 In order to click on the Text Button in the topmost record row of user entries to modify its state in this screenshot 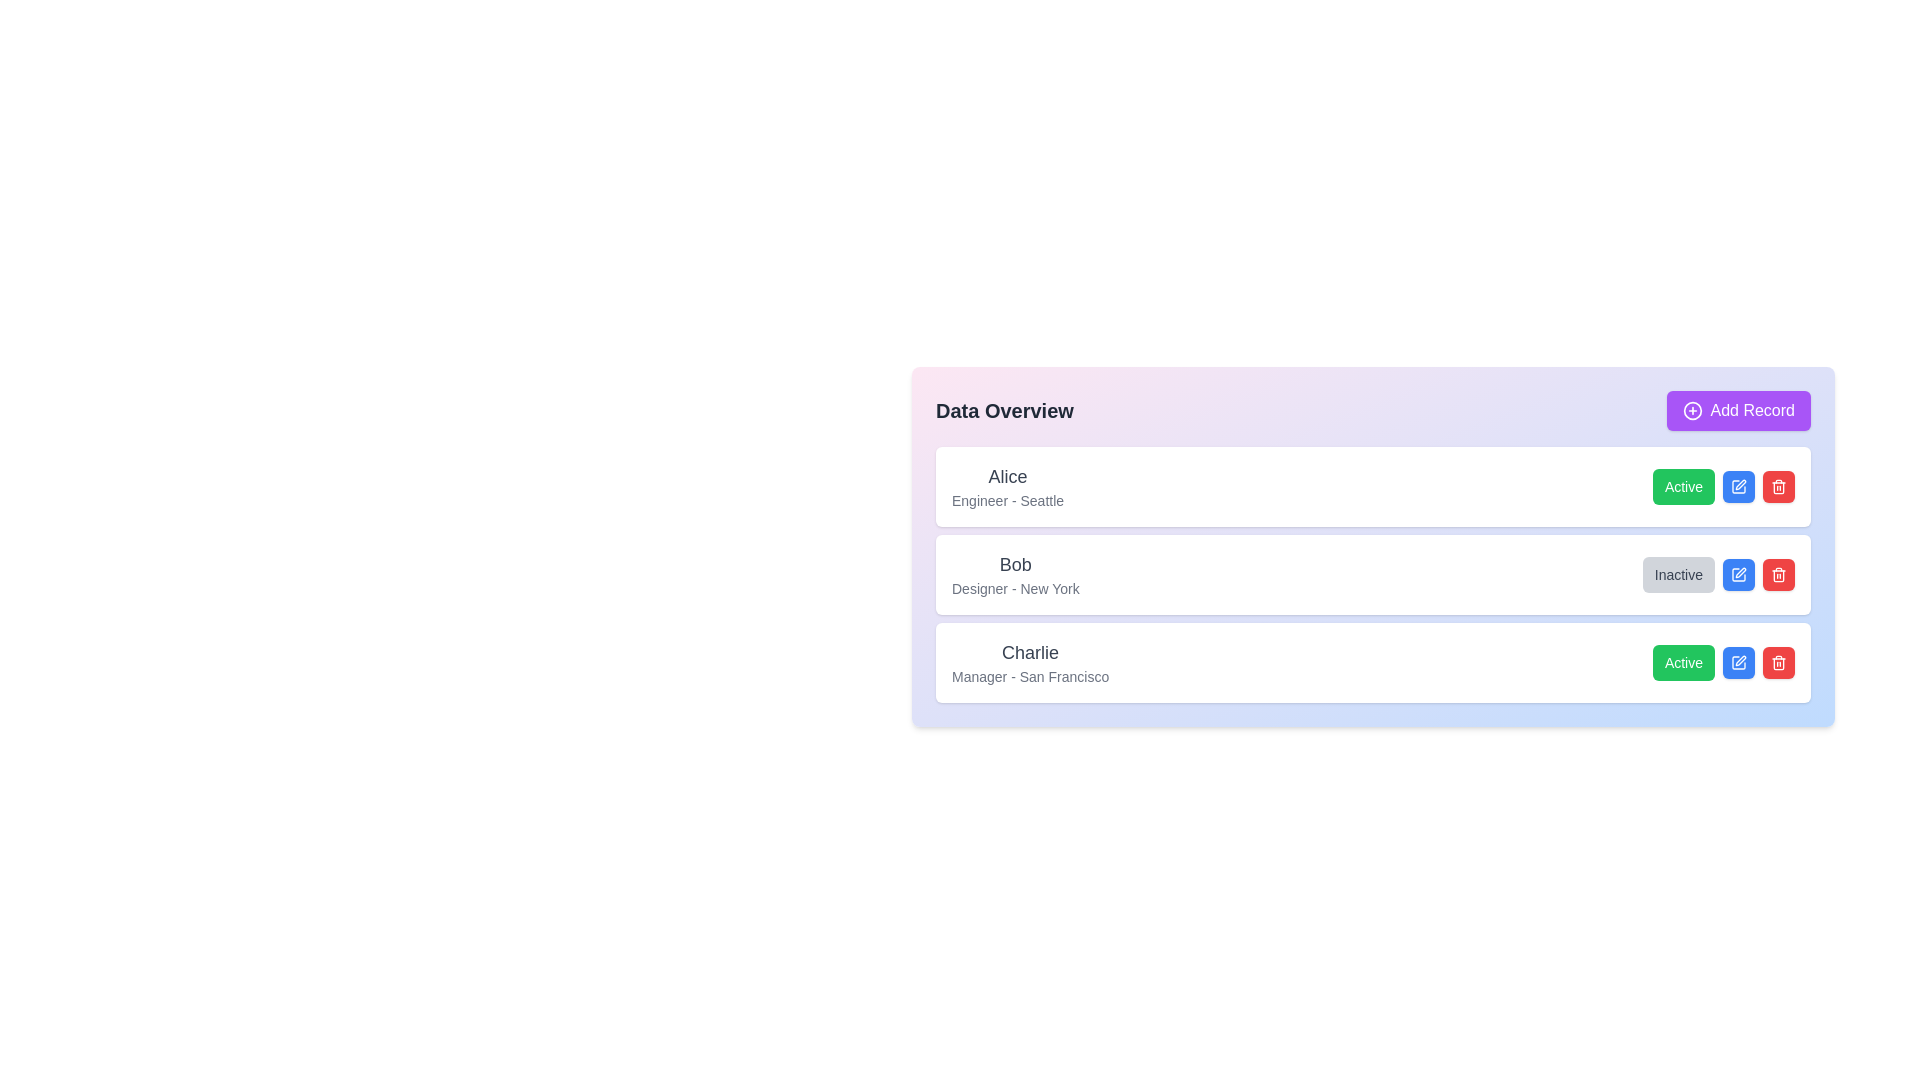, I will do `click(1722, 486)`.